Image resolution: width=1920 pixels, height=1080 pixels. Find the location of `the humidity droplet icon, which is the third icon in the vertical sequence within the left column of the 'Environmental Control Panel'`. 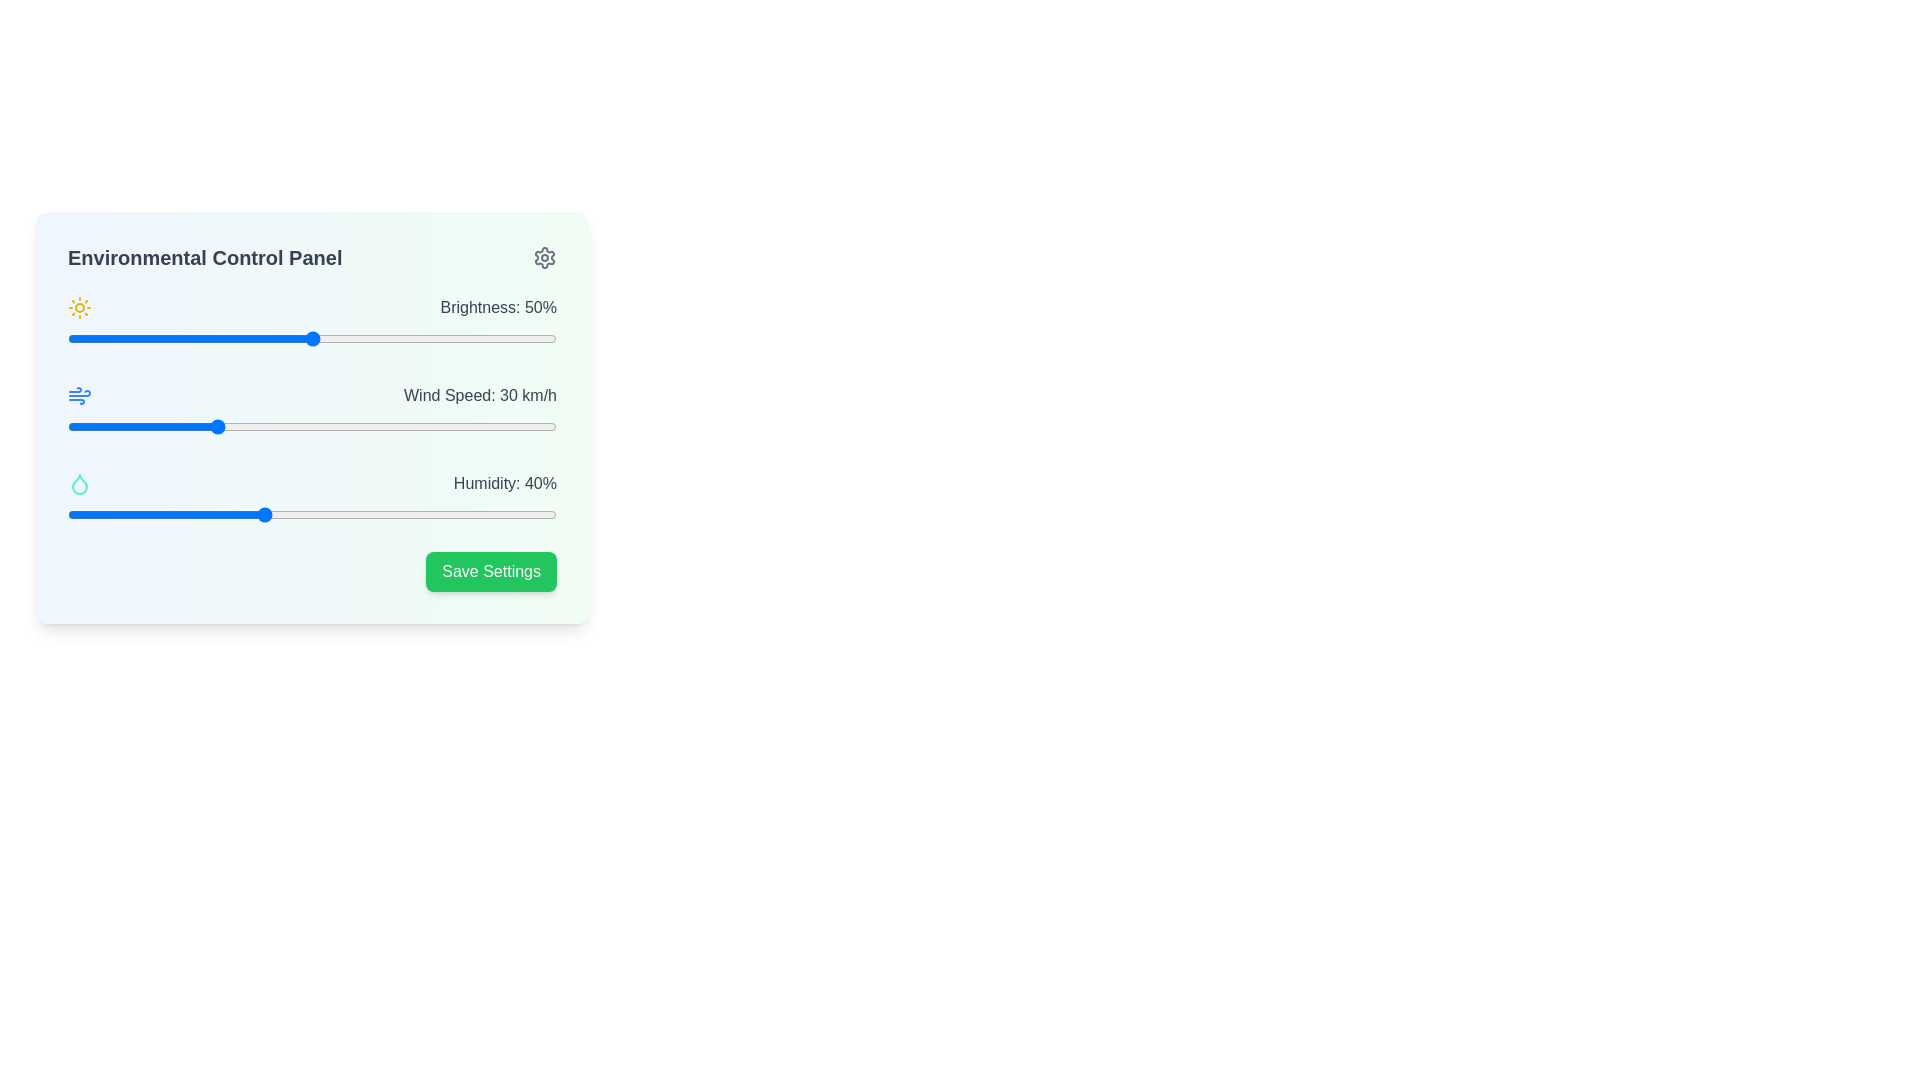

the humidity droplet icon, which is the third icon in the vertical sequence within the left column of the 'Environmental Control Panel' is located at coordinates (80, 483).